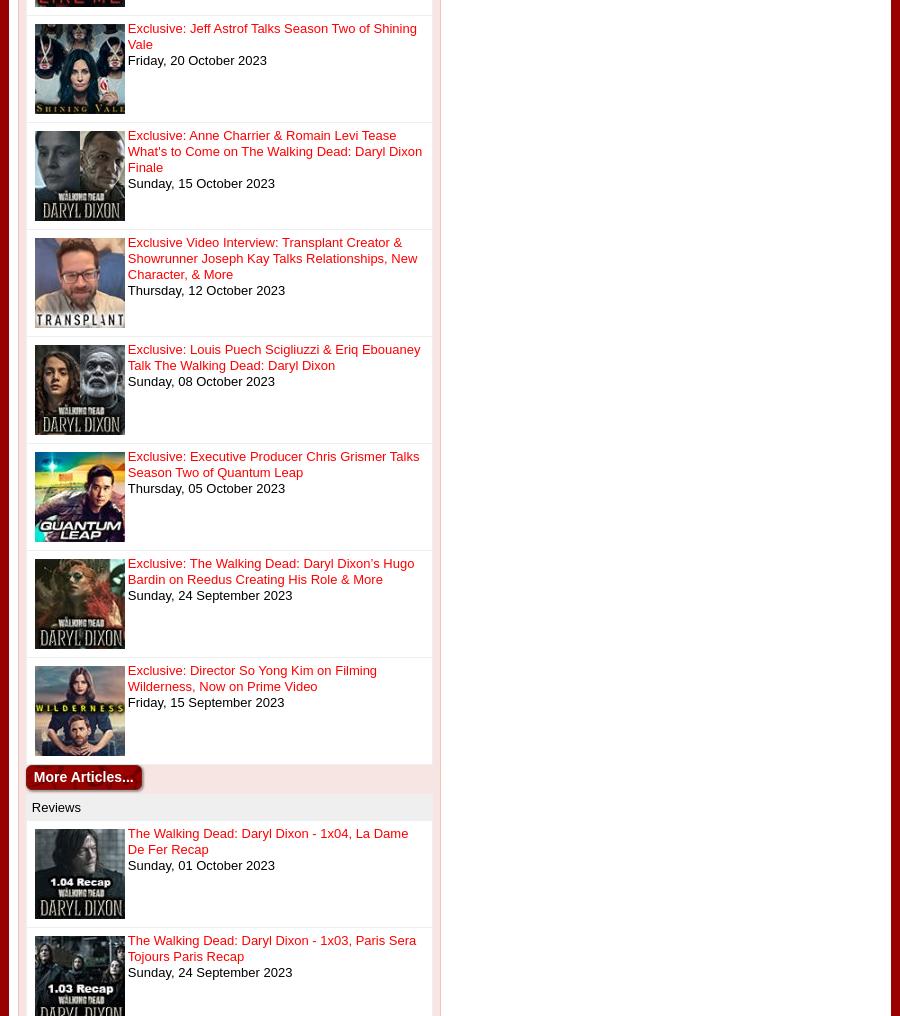  What do you see at coordinates (251, 677) in the screenshot?
I see `'Exclusive: Director So Yong Kim on Filming Wilderness, Now on Prime Video'` at bounding box center [251, 677].